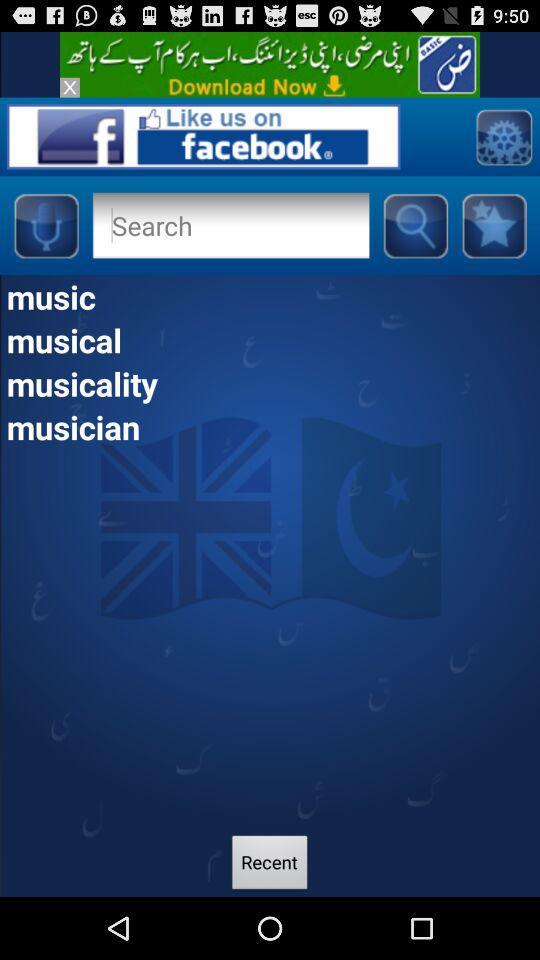 The image size is (540, 960). What do you see at coordinates (493, 240) in the screenshot?
I see `the star icon` at bounding box center [493, 240].